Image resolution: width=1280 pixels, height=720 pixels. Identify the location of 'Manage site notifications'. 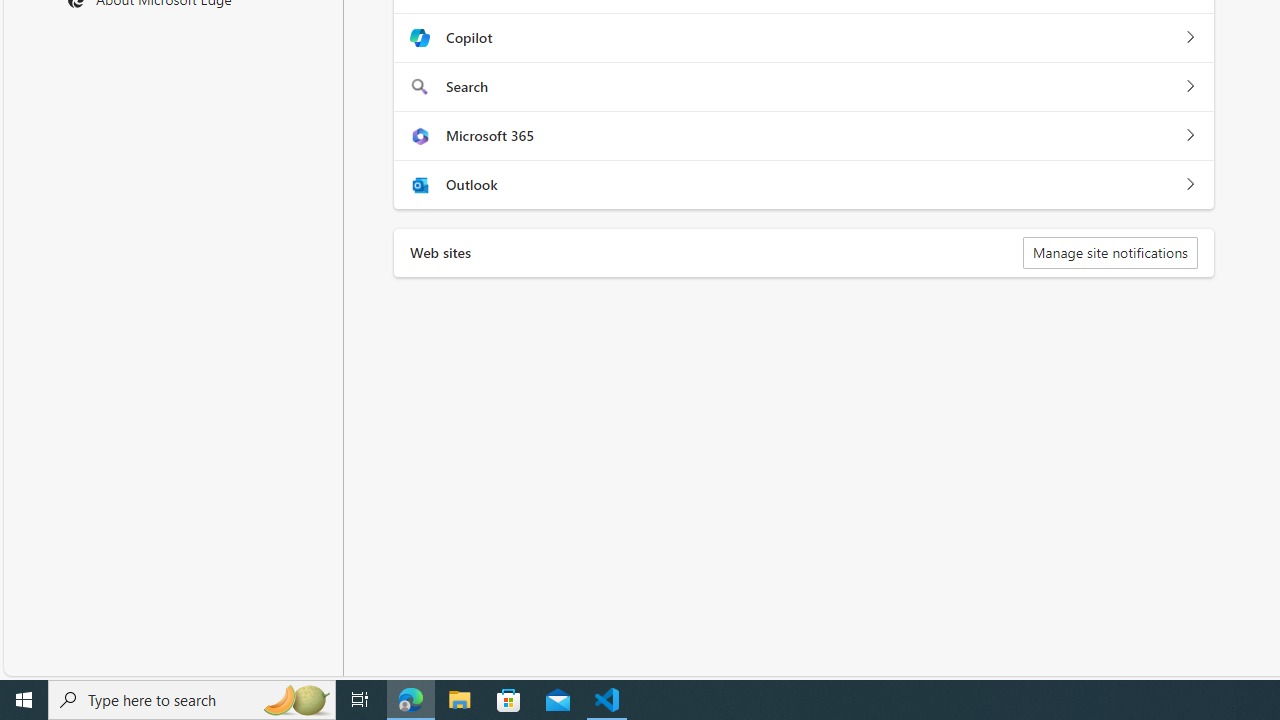
(1108, 252).